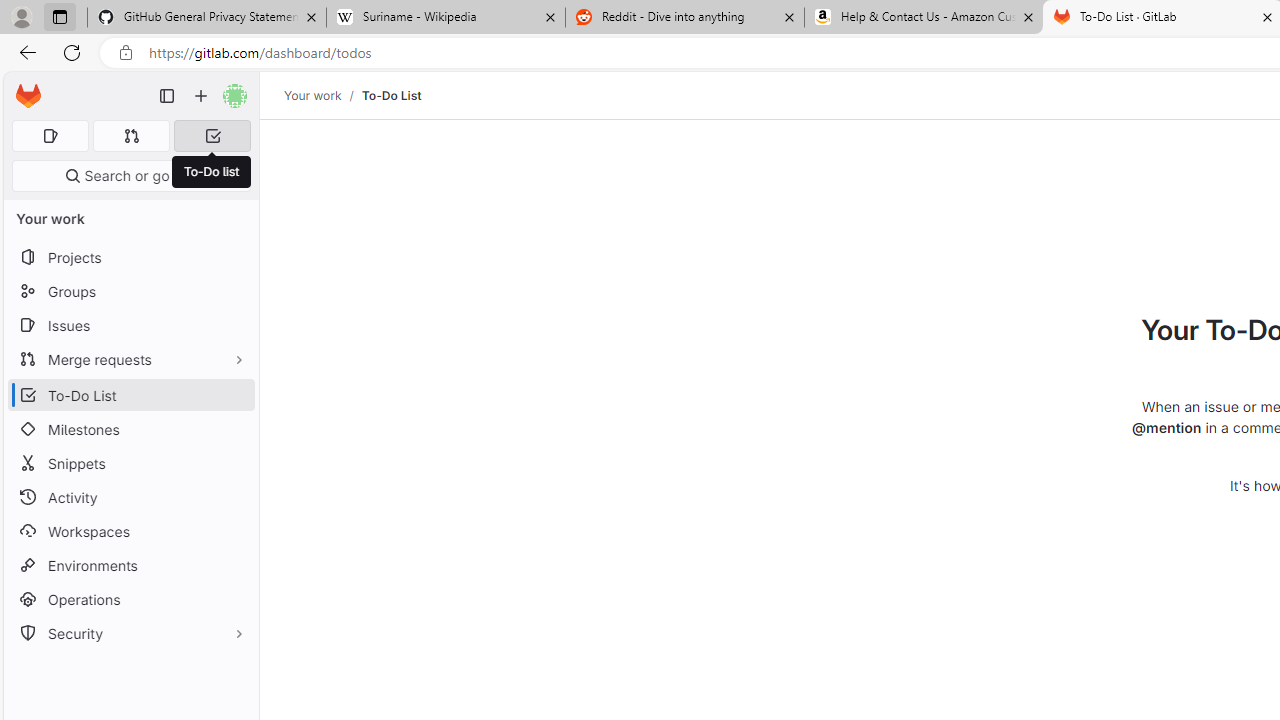 This screenshot has width=1280, height=720. I want to click on 'GitHub General Privacy Statement - GitHub Docs', so click(207, 17).